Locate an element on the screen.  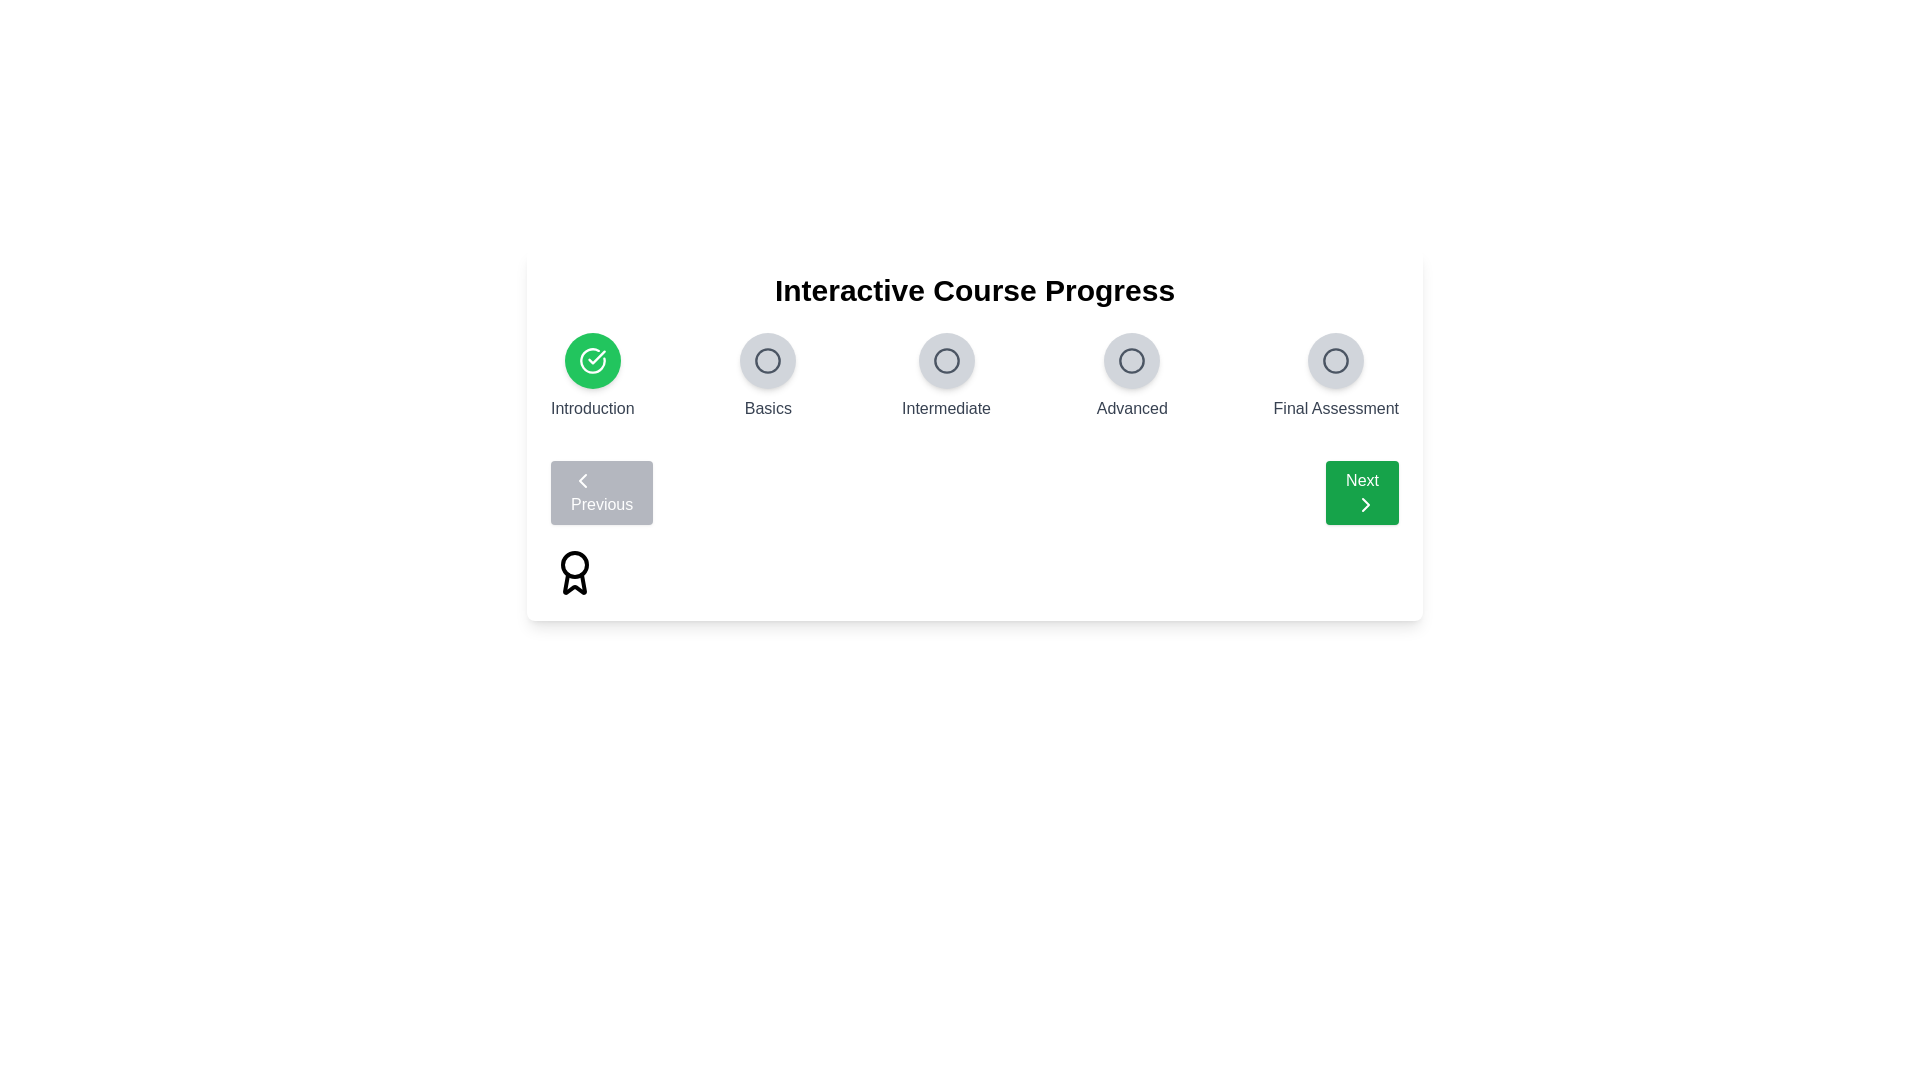
the circular icon representing the 'Final Assessment' step in the progress tracker, which is visually styled with a lighter background and a dark outline is located at coordinates (1336, 361).